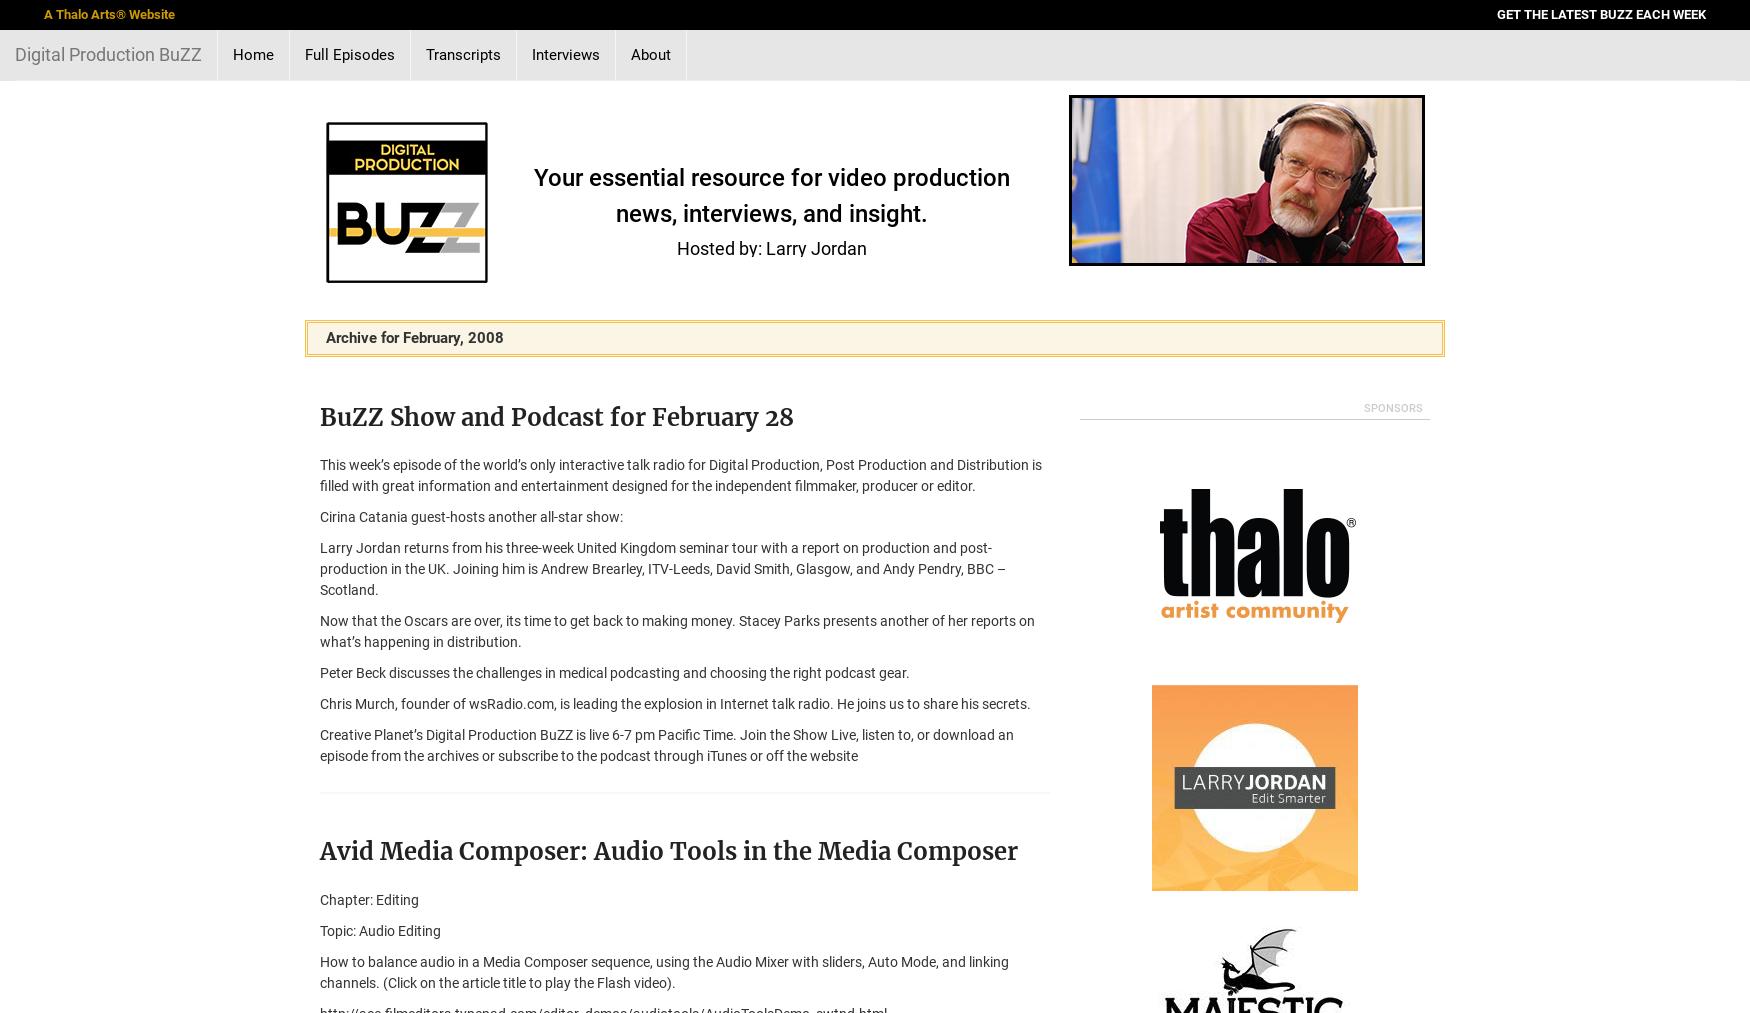 This screenshot has width=1750, height=1013. Describe the element at coordinates (413, 337) in the screenshot. I see `'Archive for February, 2008'` at that location.